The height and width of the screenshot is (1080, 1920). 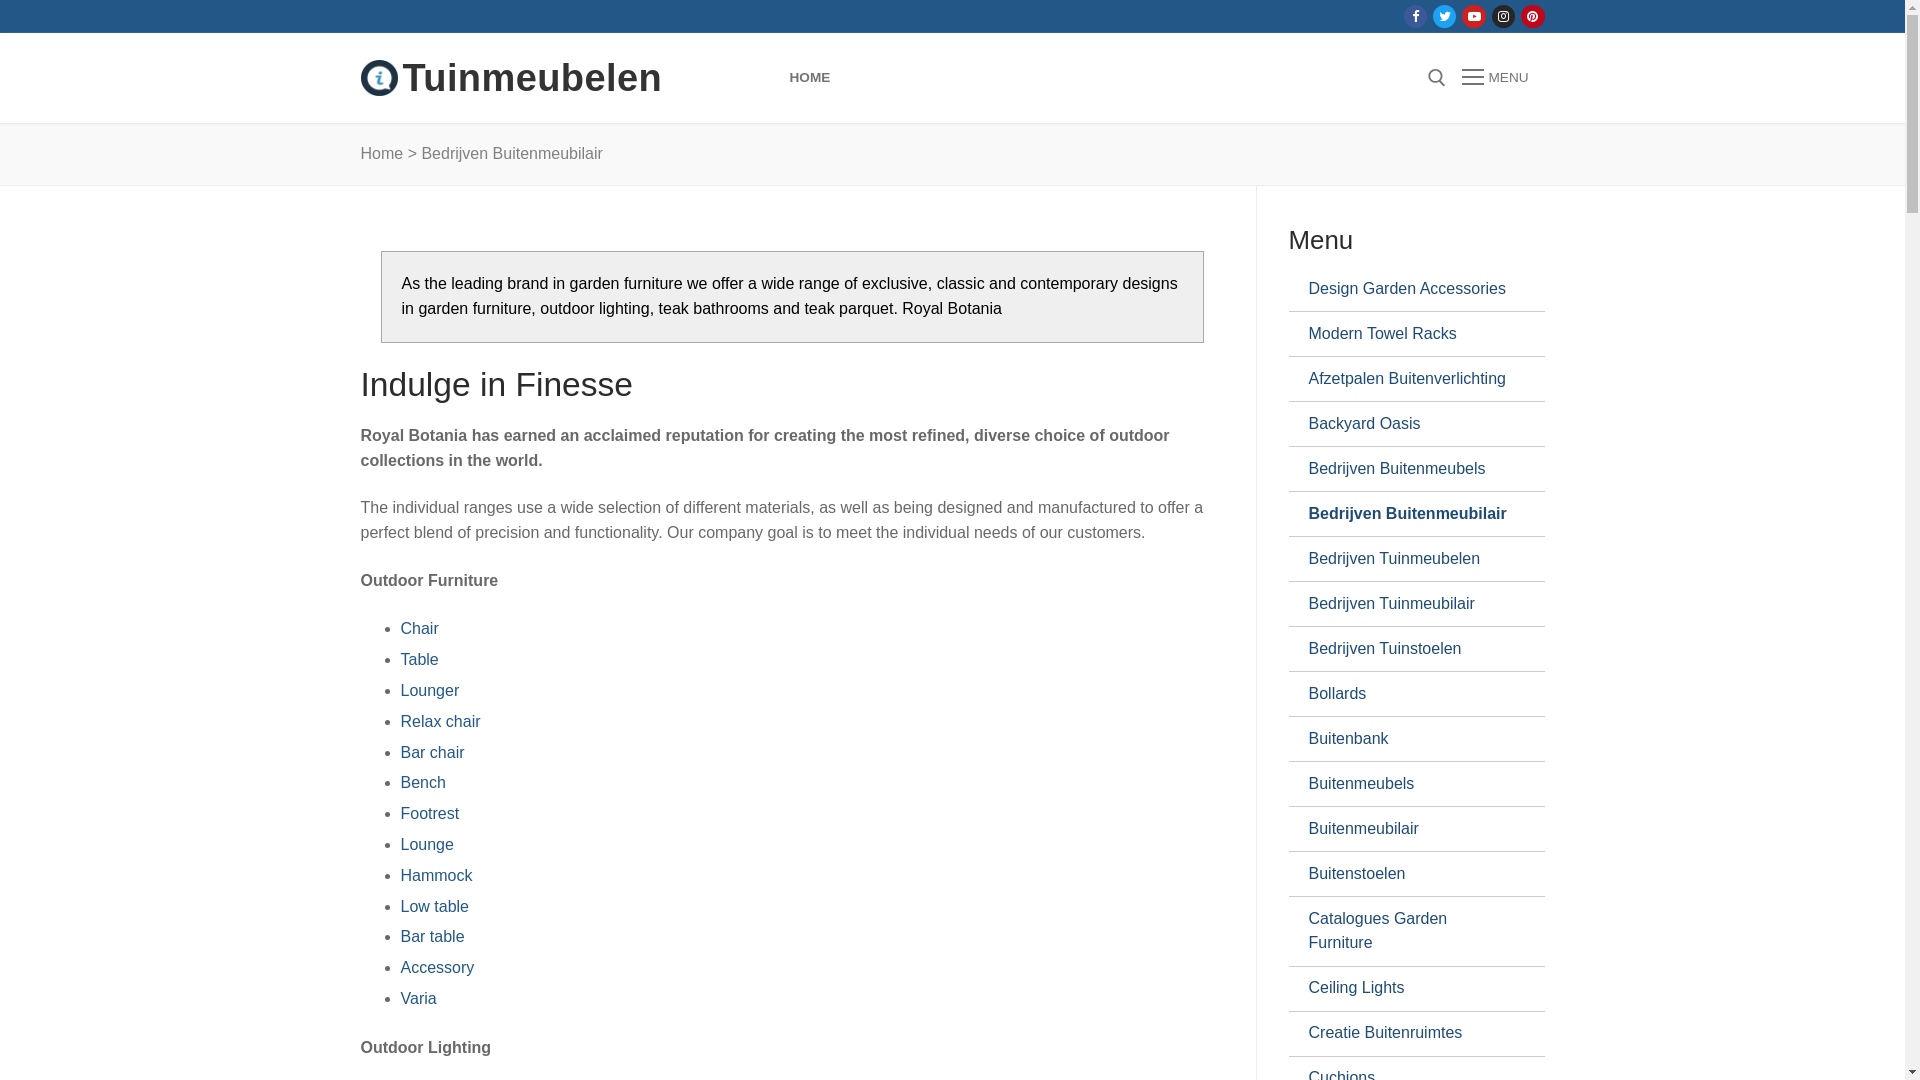 I want to click on 'Table', so click(x=417, y=659).